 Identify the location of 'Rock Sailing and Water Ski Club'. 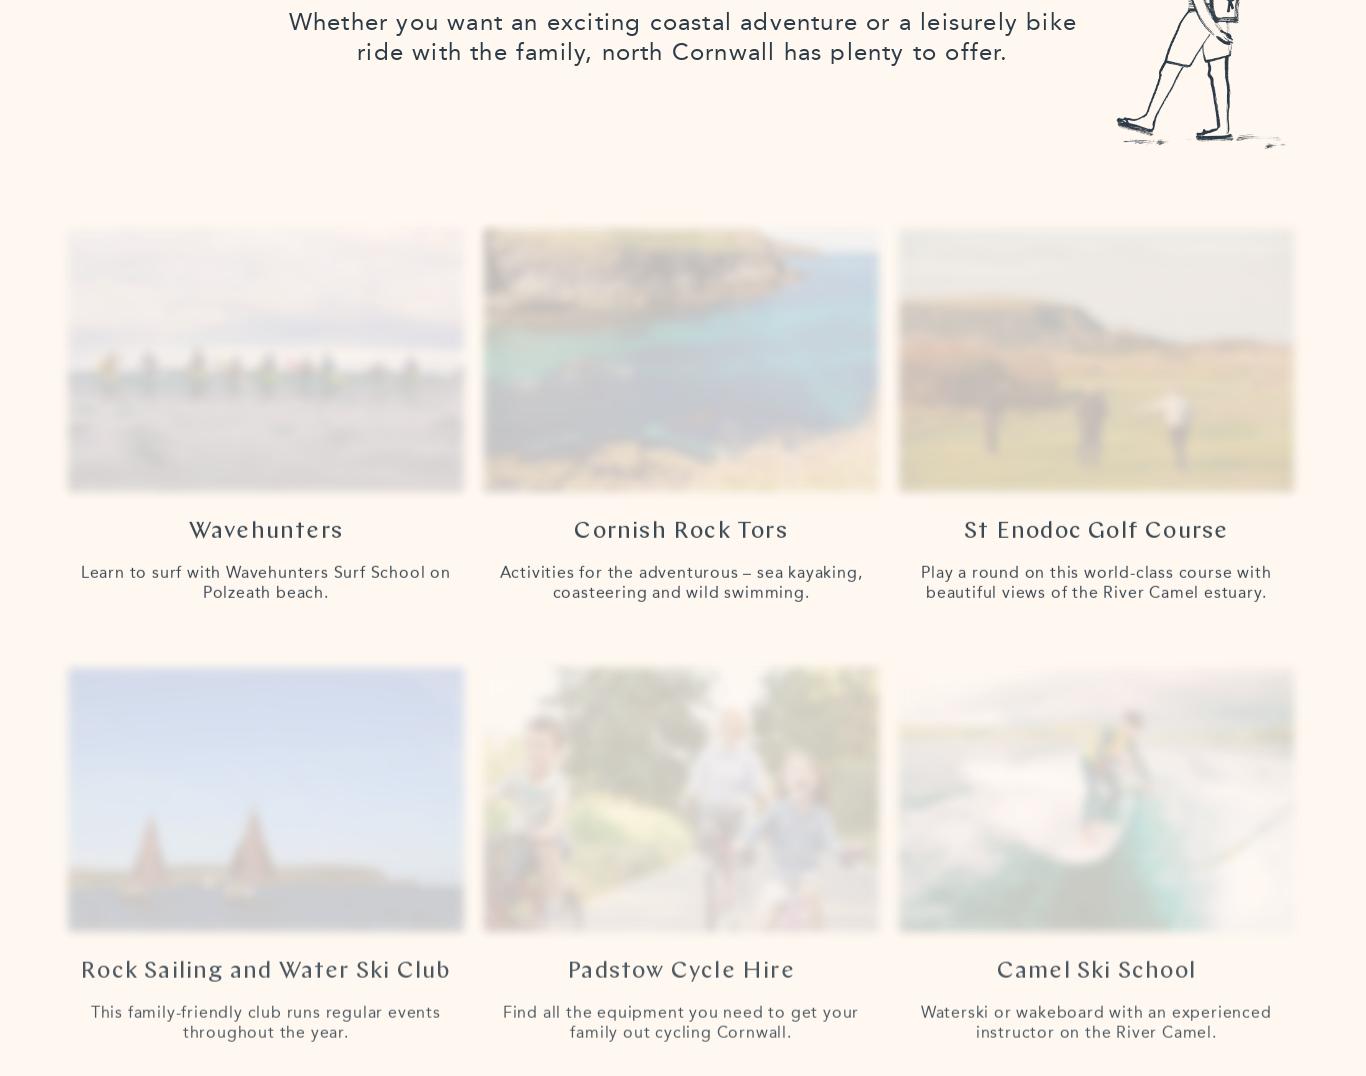
(265, 960).